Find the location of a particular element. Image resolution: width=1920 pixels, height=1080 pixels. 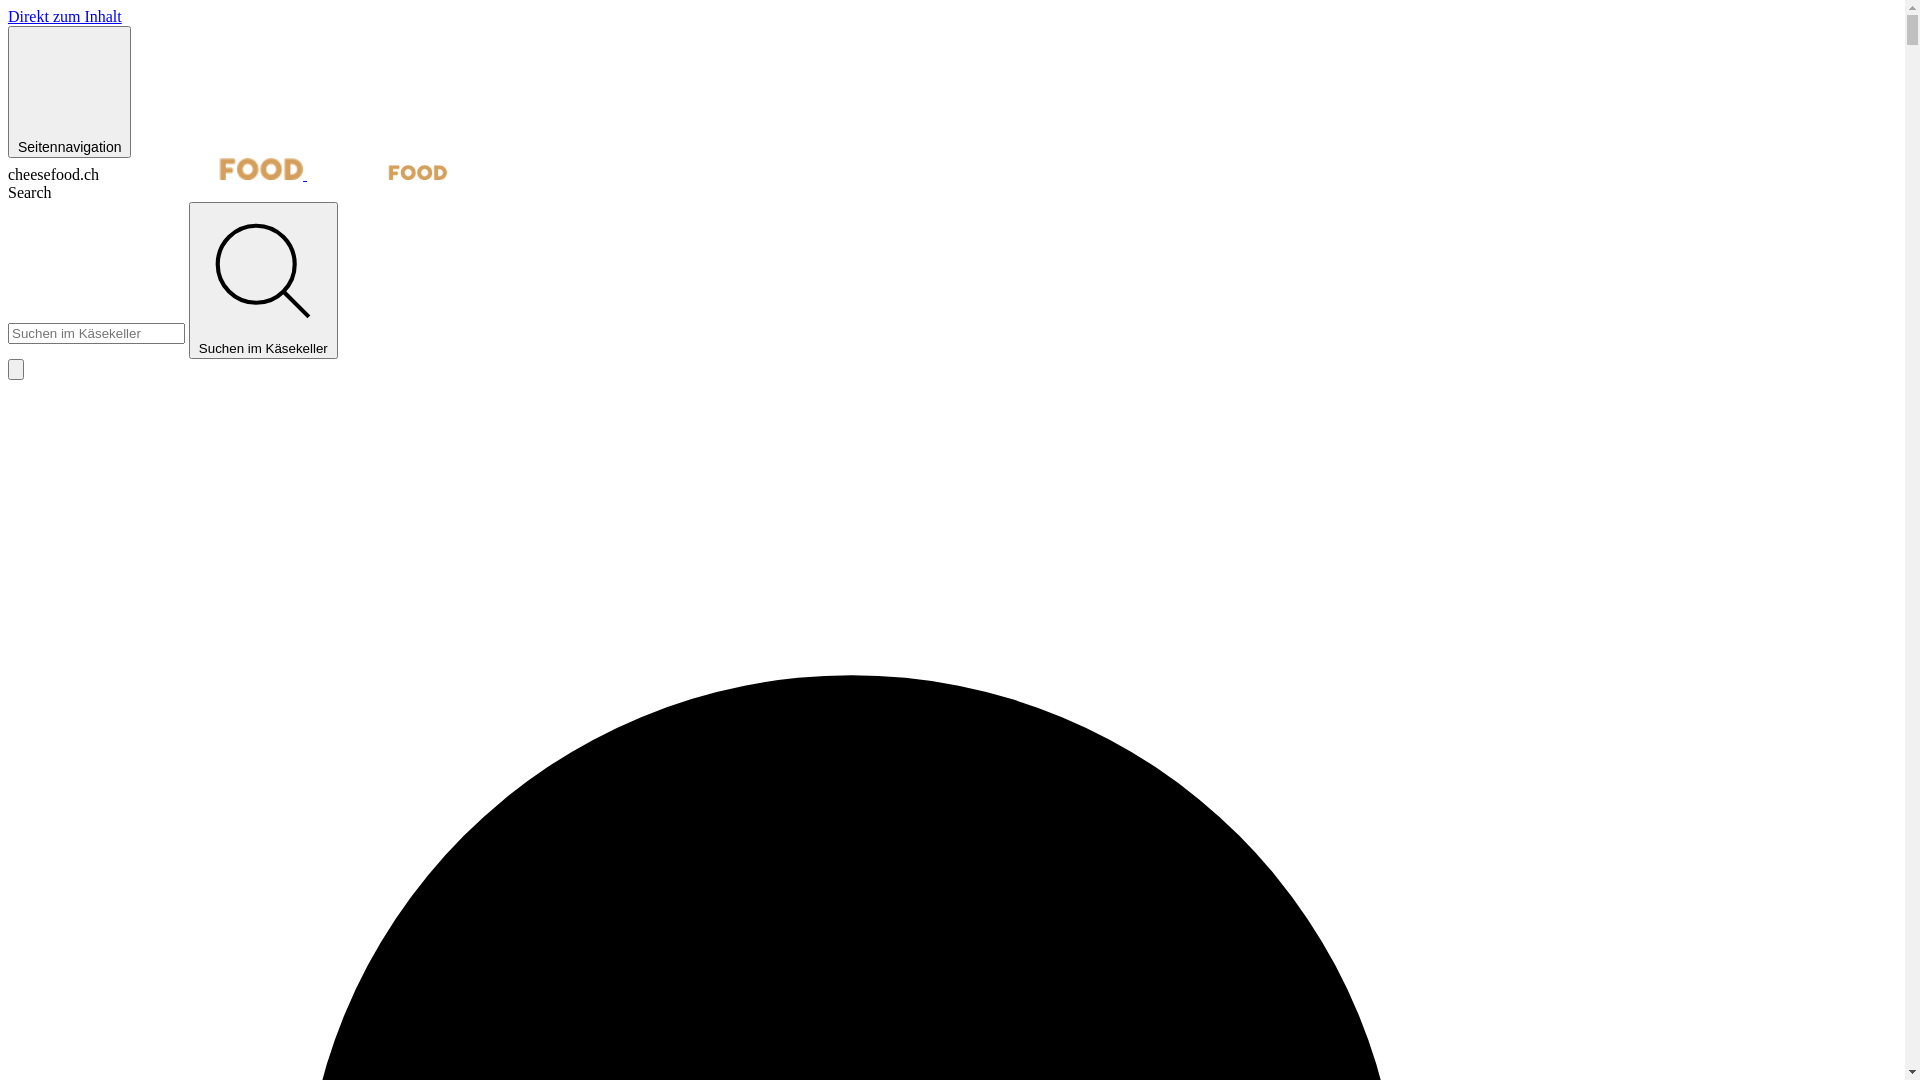

'Direkt zum Inhalt' is located at coordinates (8, 16).